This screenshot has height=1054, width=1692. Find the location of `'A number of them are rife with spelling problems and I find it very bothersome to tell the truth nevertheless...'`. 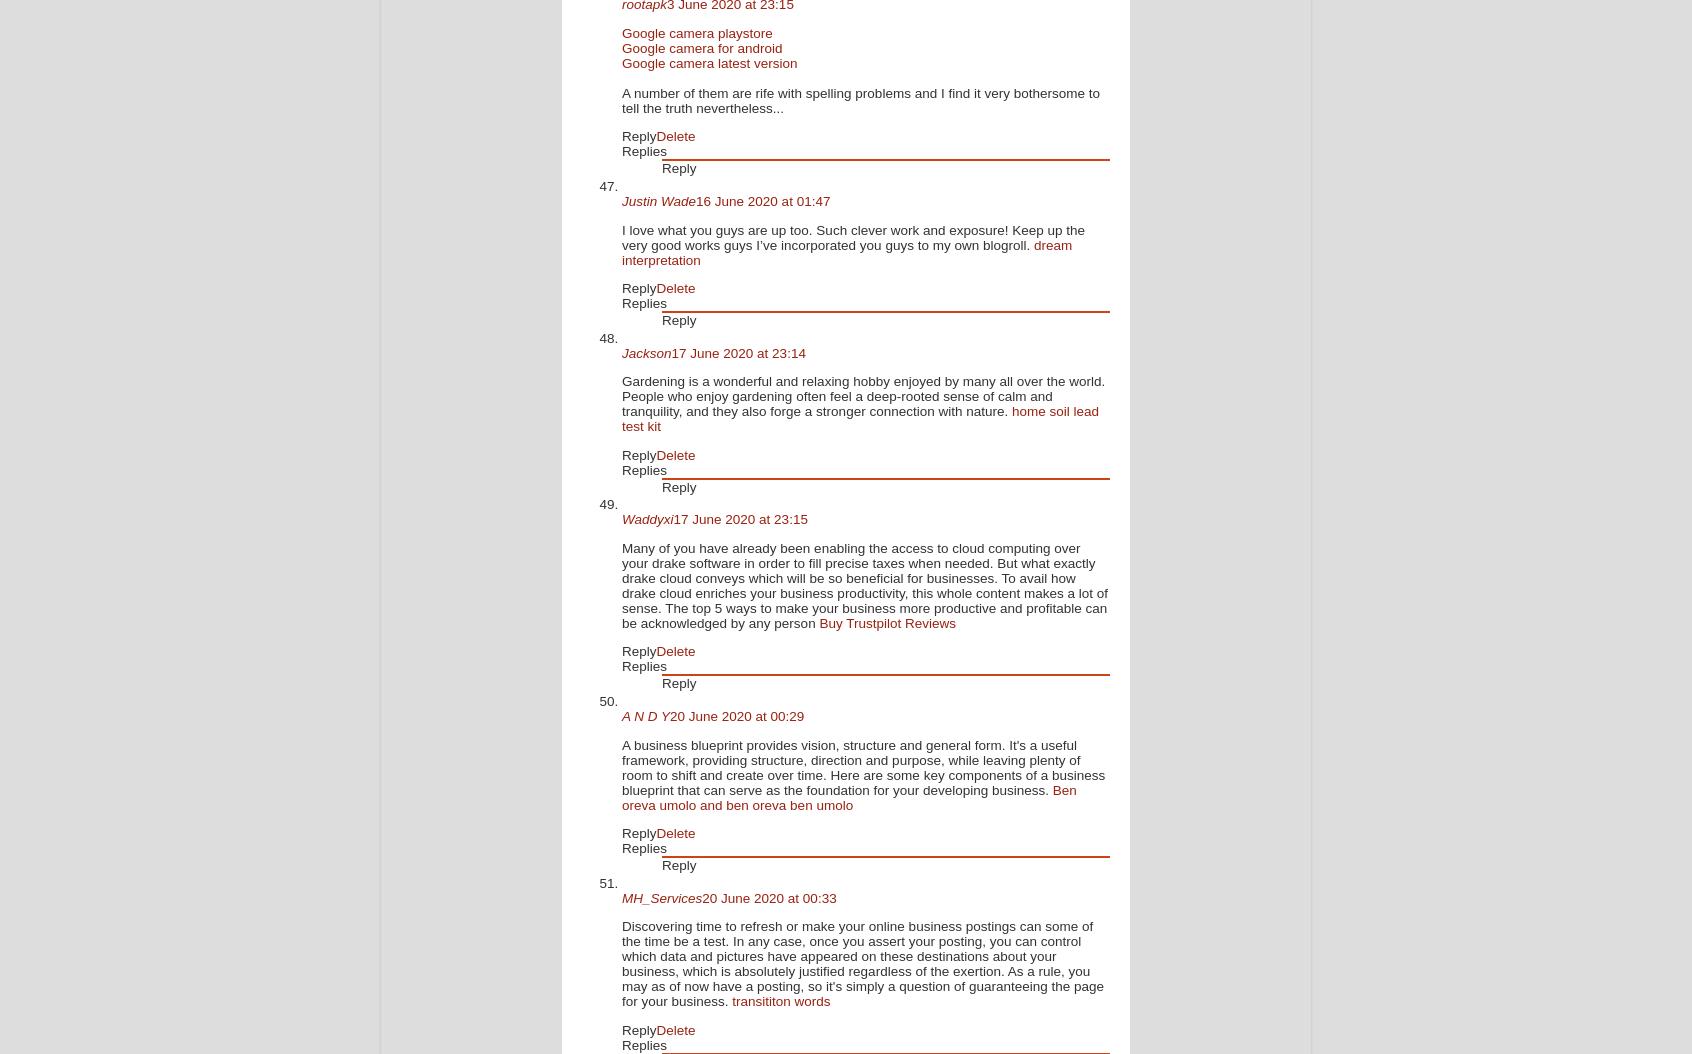

'A number of them are rife with spelling problems and I find it very bothersome to tell the truth nevertheless...' is located at coordinates (620, 99).